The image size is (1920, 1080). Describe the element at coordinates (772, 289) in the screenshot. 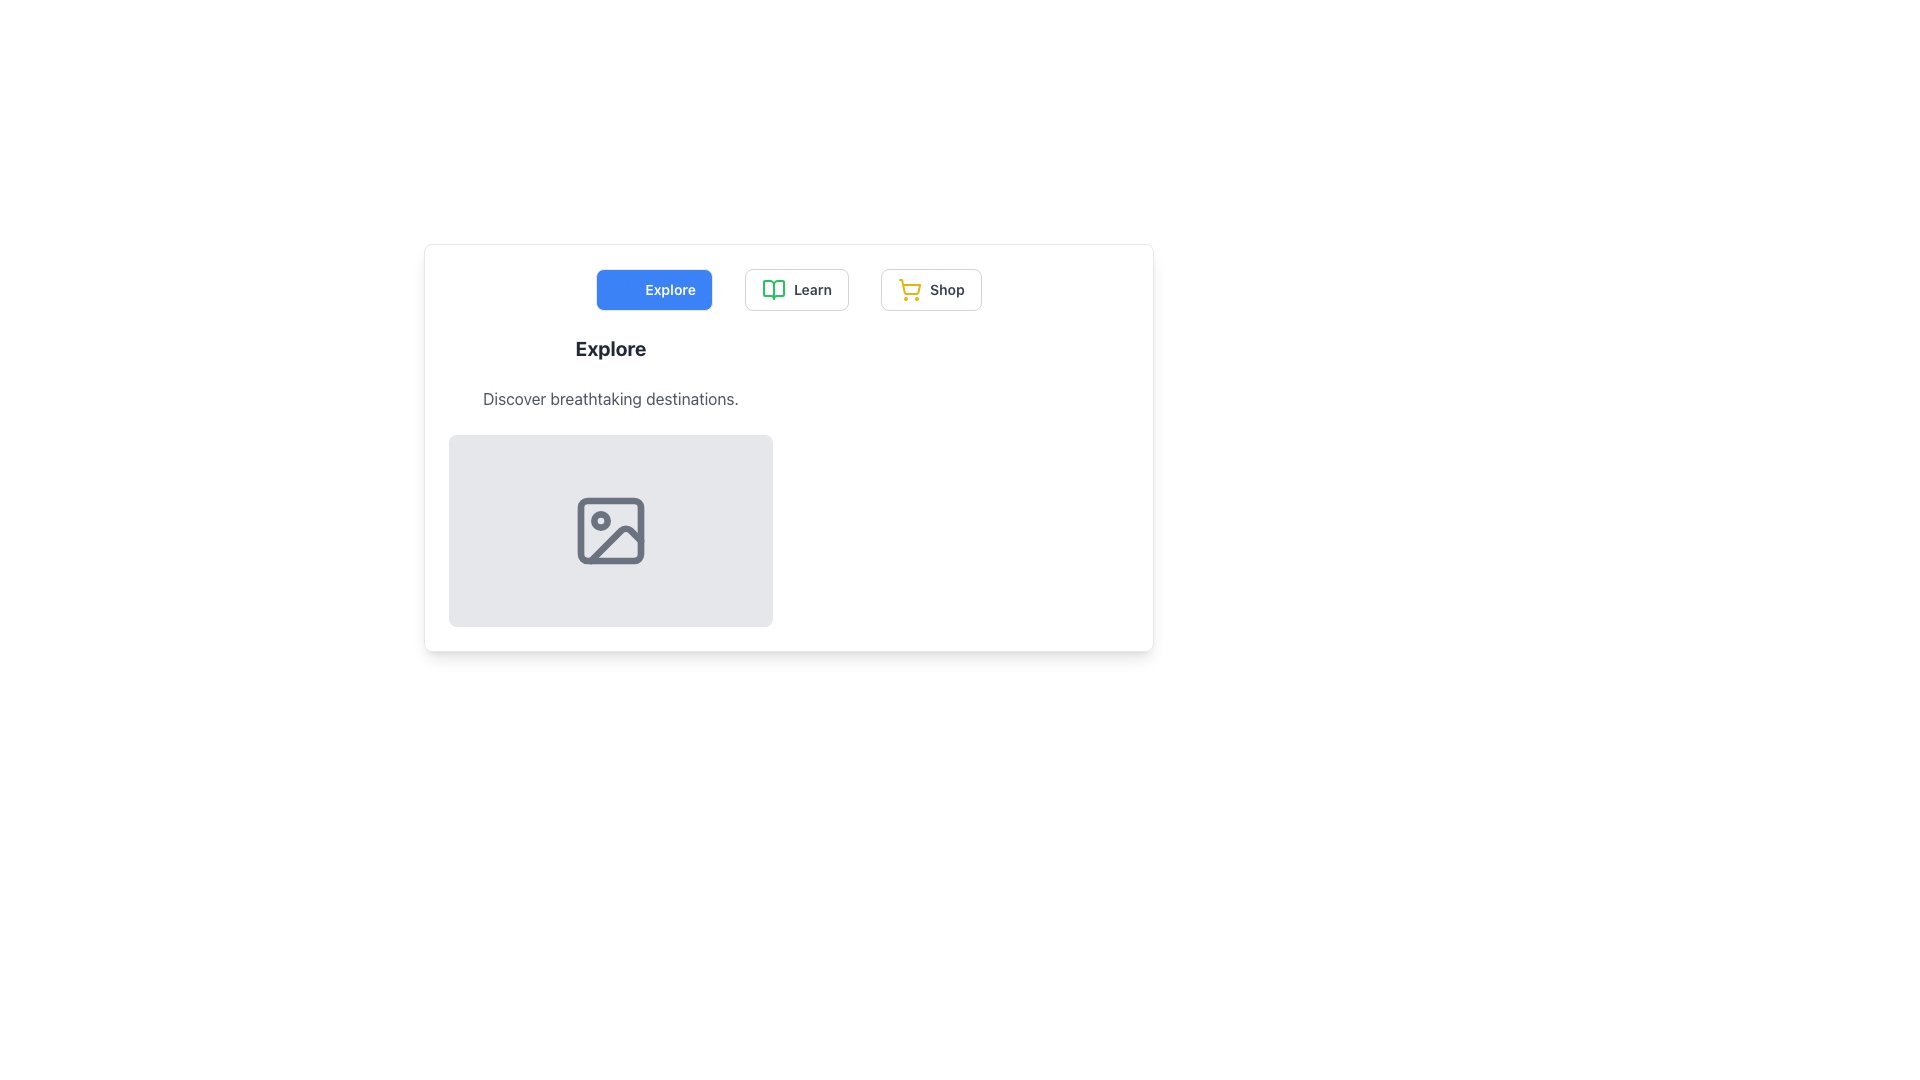

I see `the SVG-based open book icon with a green outline that is part of the button labeled 'Learn', located between the 'Explore' and 'Shop' buttons` at that location.